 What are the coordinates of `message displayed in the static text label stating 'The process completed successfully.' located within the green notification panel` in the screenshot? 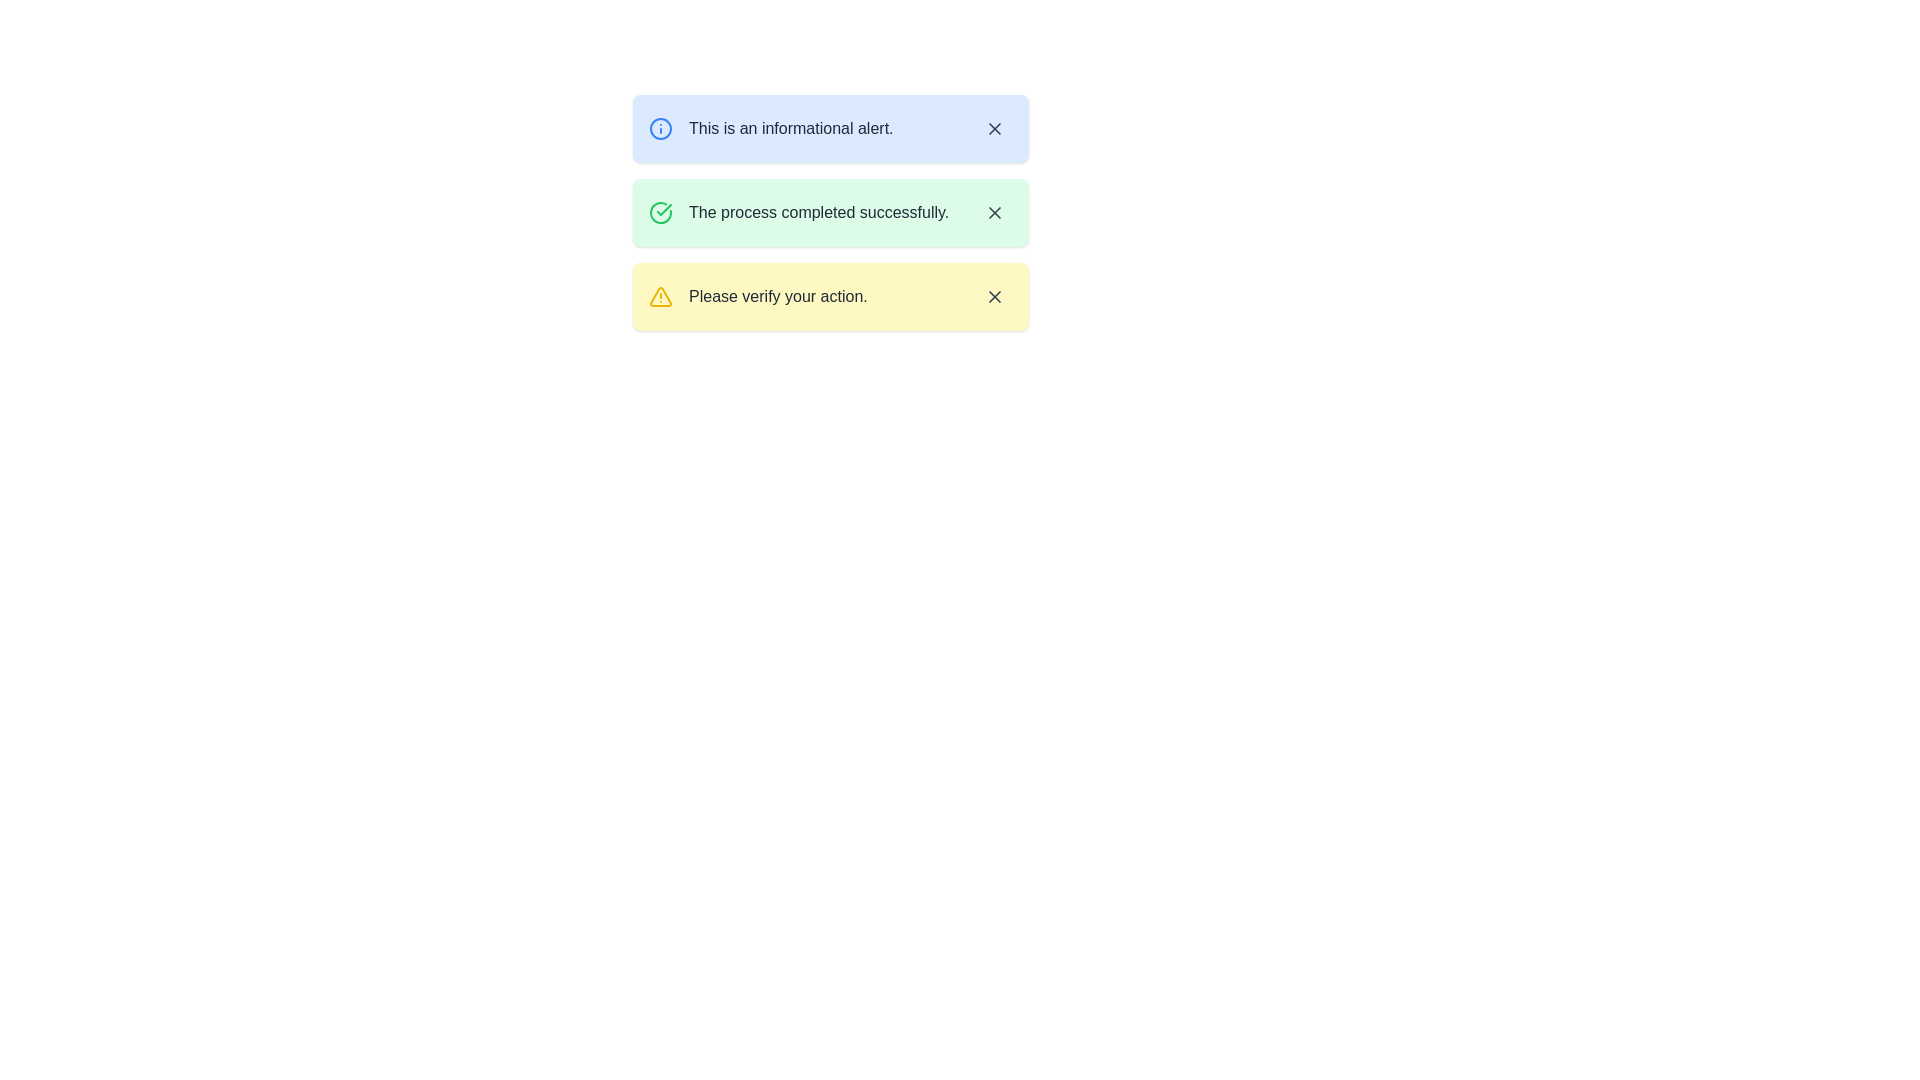 It's located at (819, 212).